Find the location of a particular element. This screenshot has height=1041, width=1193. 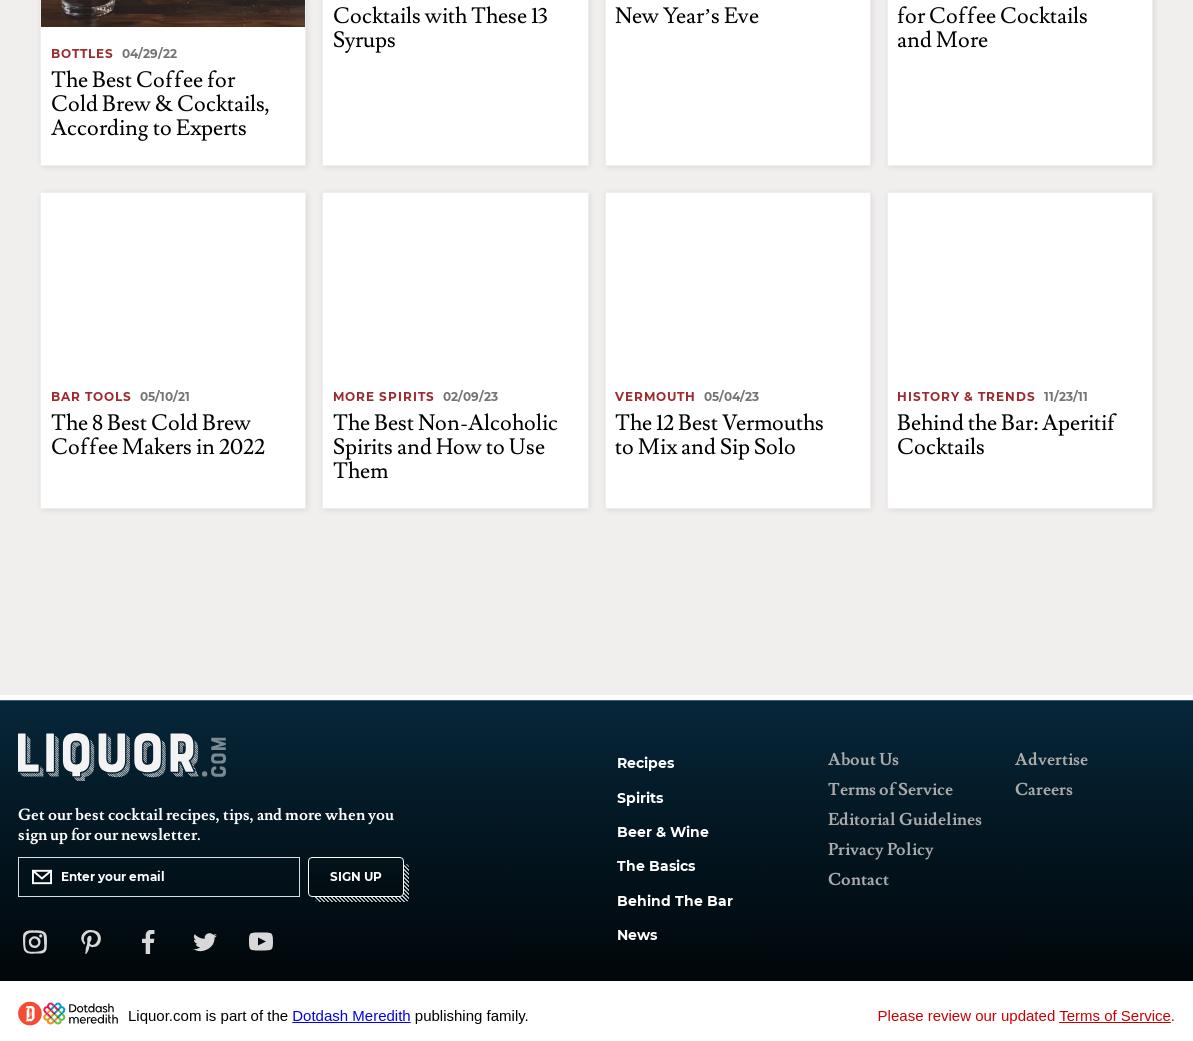

'About Us' is located at coordinates (825, 758).